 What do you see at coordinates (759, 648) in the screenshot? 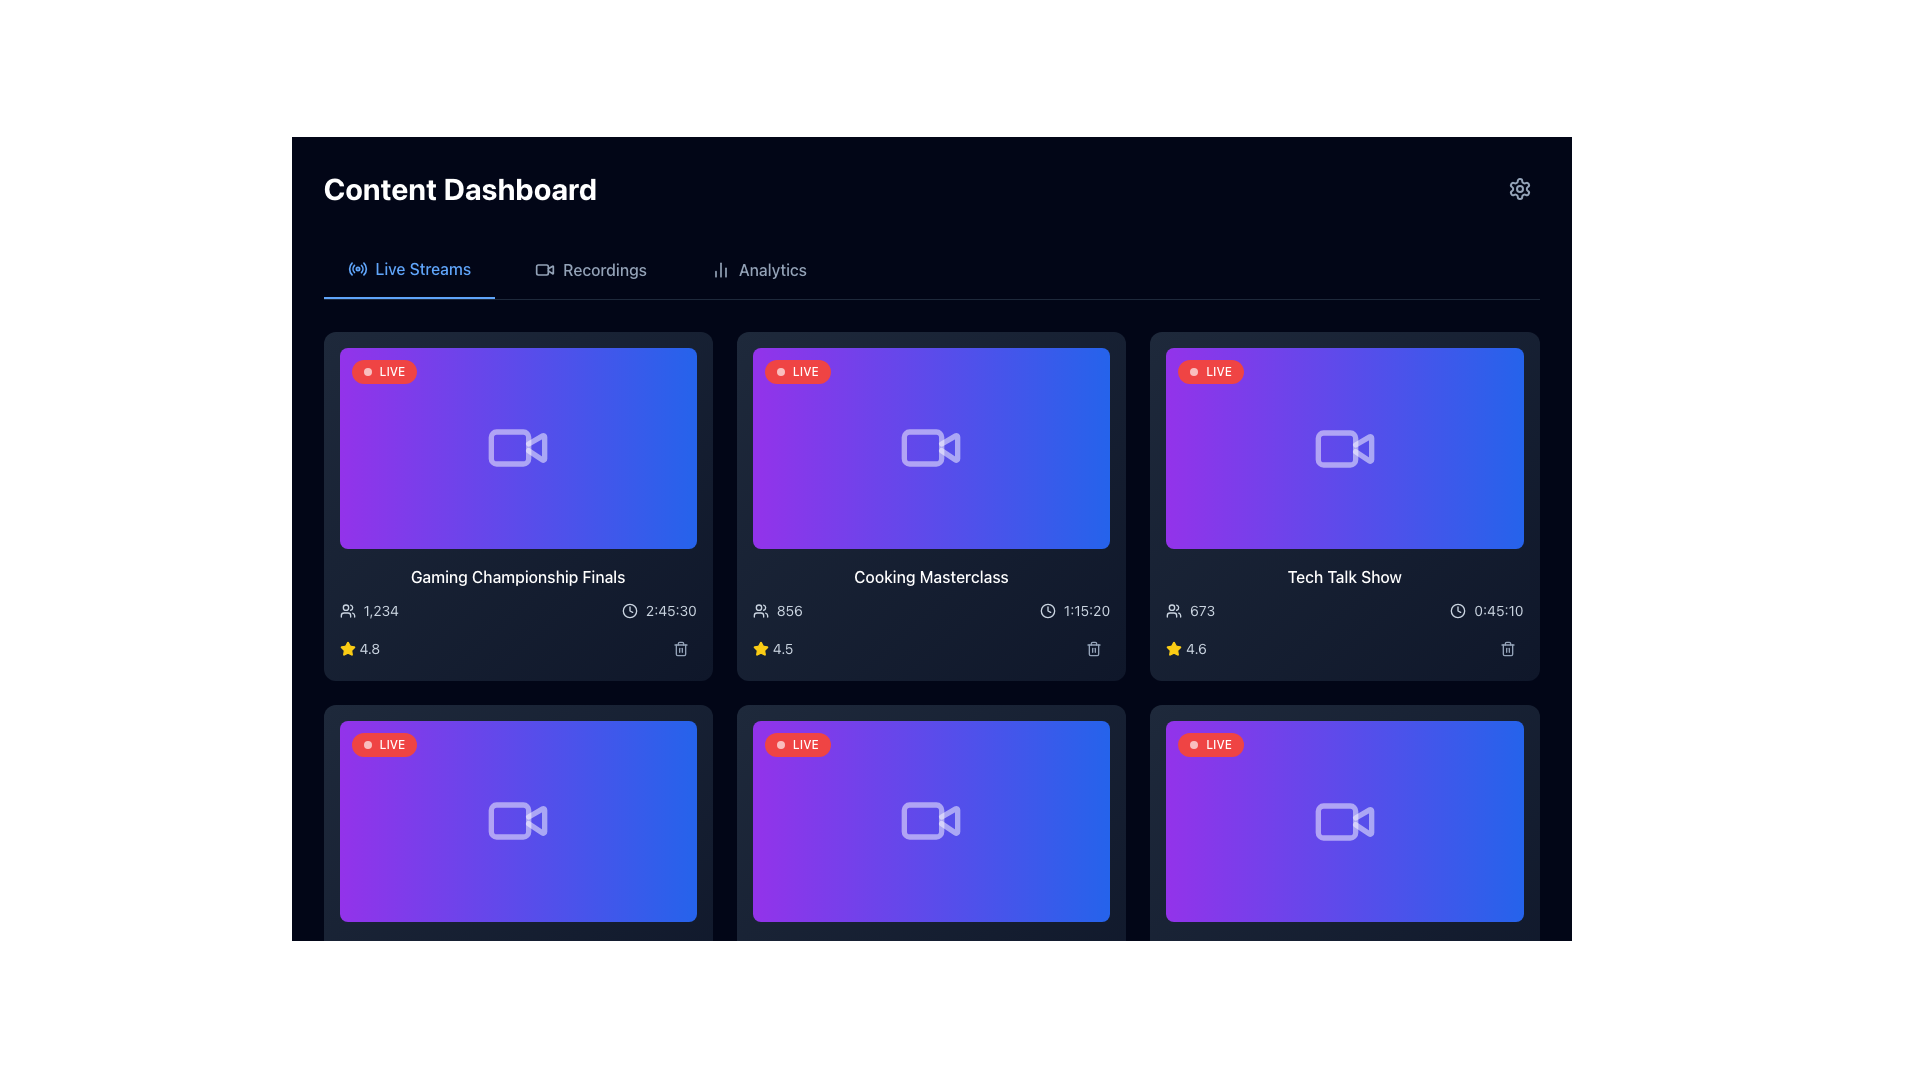
I see `the star icon in the bottom section of the 'Gaming Championship Finals' card within the 'Live Streams' section, which visually indicates a rating score of '4.8'` at bounding box center [759, 648].